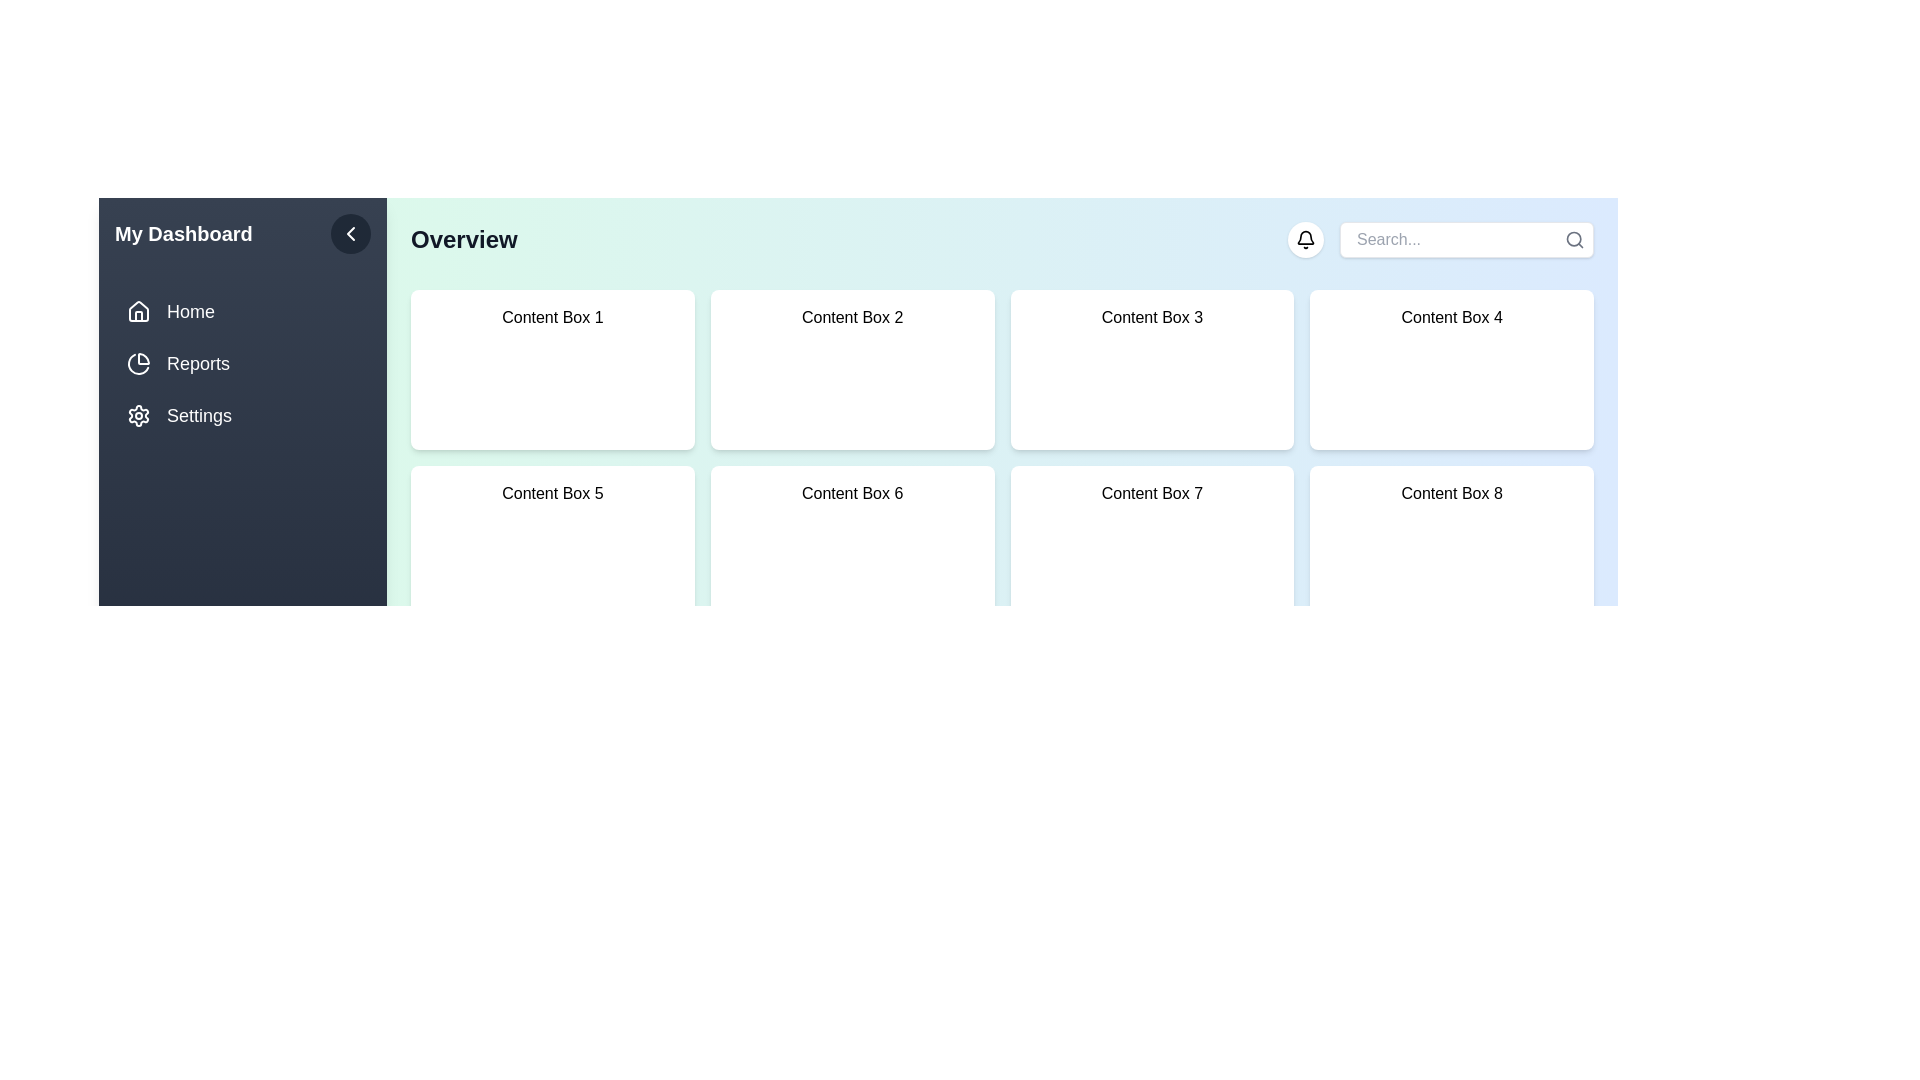 Image resolution: width=1920 pixels, height=1080 pixels. Describe the element at coordinates (1457, 238) in the screenshot. I see `the search input field and type 'example query'` at that location.